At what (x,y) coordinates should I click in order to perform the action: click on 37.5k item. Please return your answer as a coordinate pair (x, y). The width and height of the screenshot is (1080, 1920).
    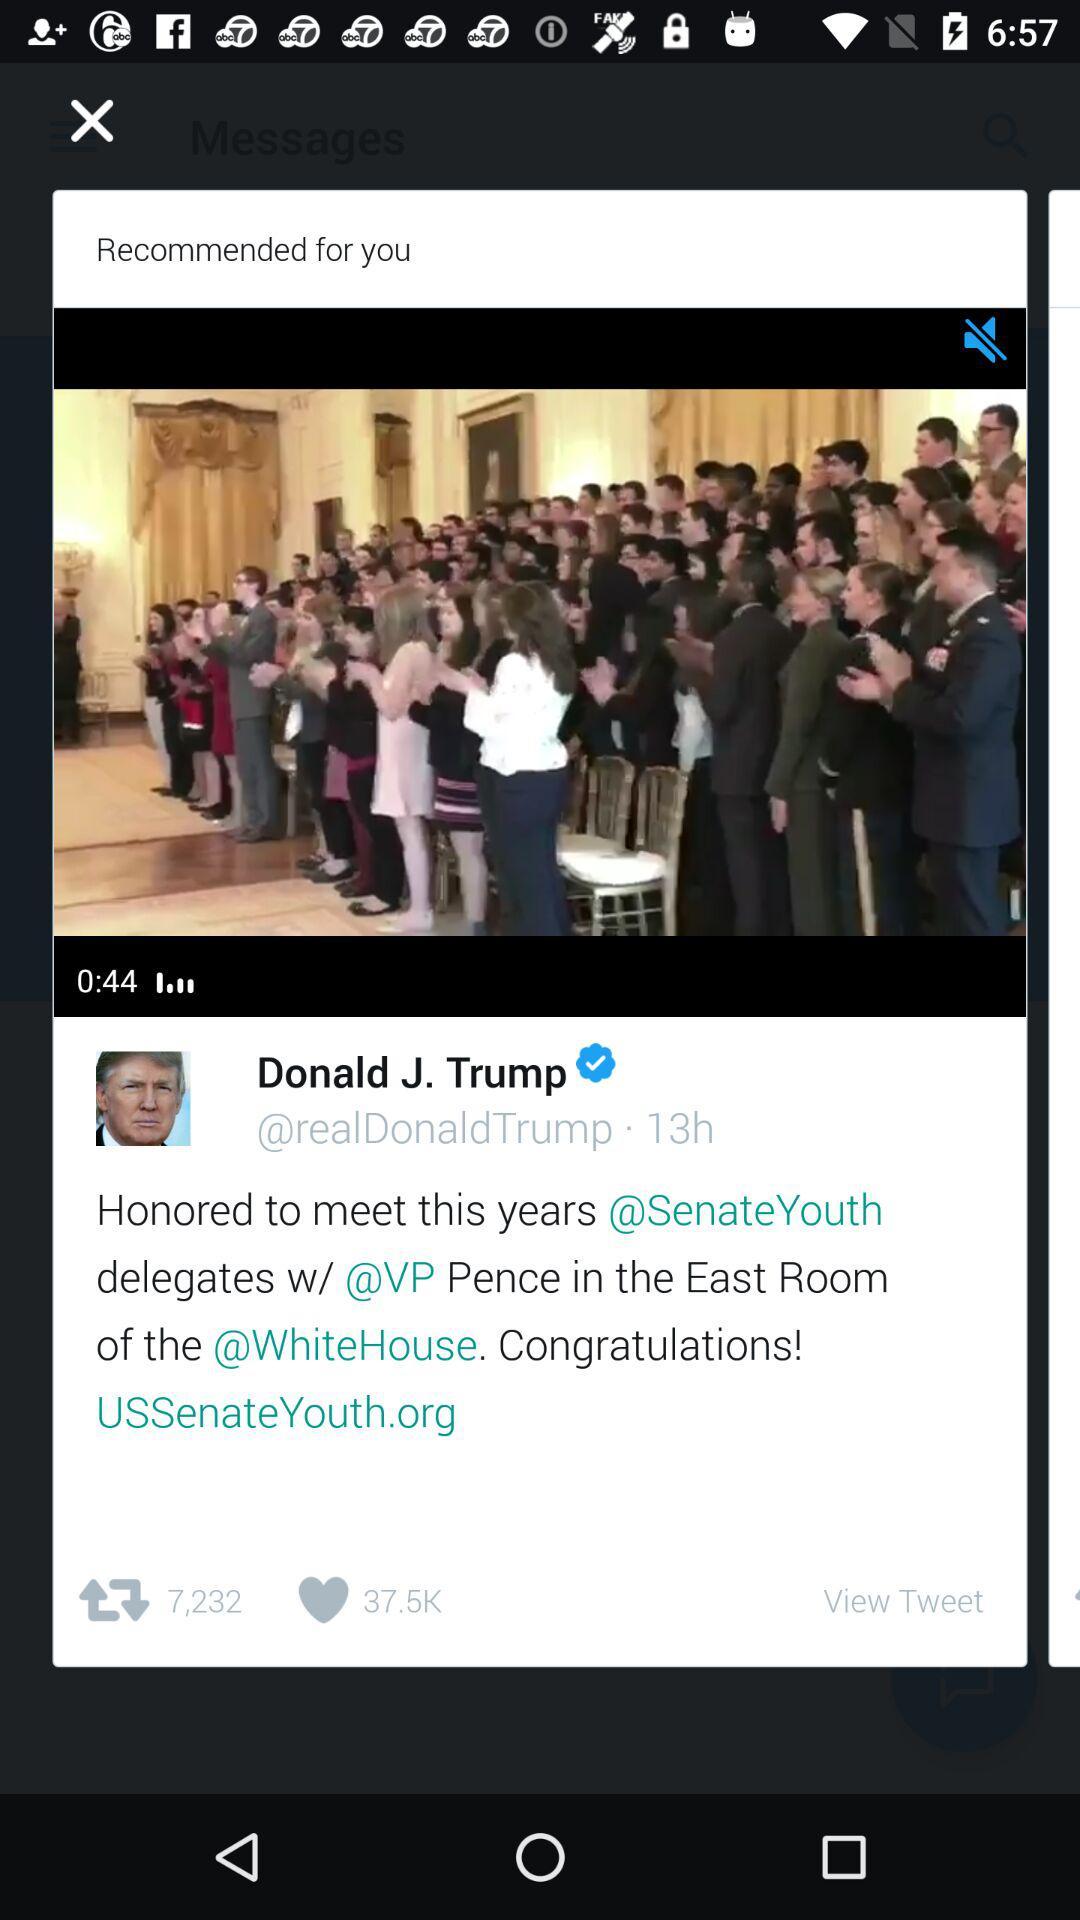
    Looking at the image, I should click on (363, 1600).